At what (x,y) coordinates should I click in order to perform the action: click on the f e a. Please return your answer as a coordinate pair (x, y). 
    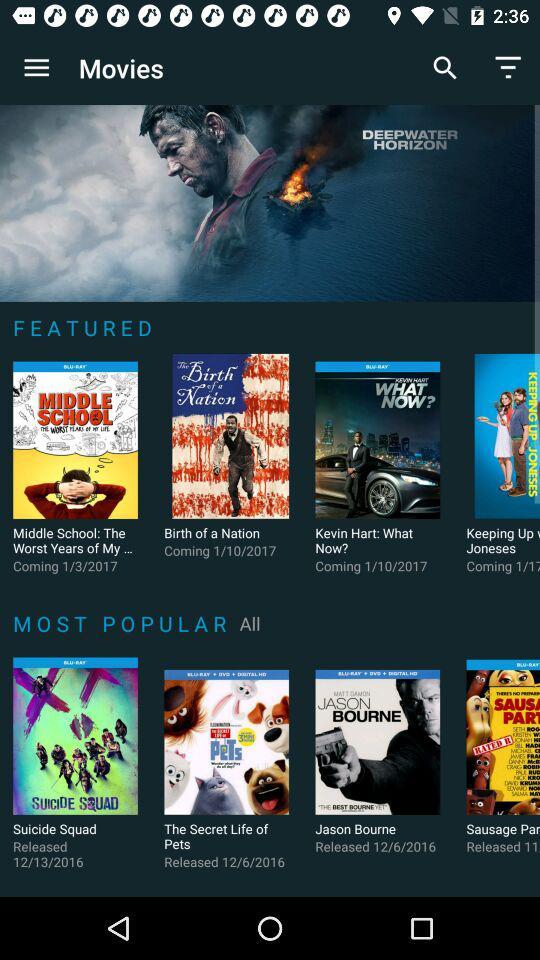
    Looking at the image, I should click on (84, 327).